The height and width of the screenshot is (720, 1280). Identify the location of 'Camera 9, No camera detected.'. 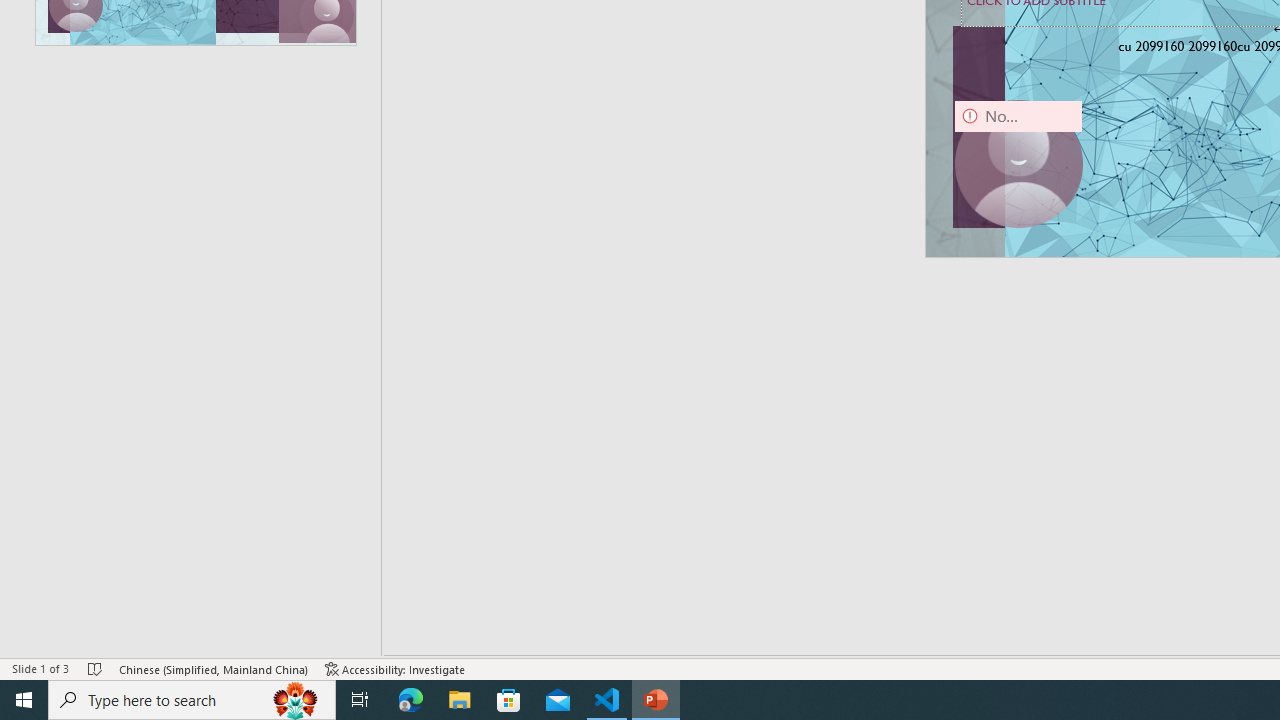
(1018, 163).